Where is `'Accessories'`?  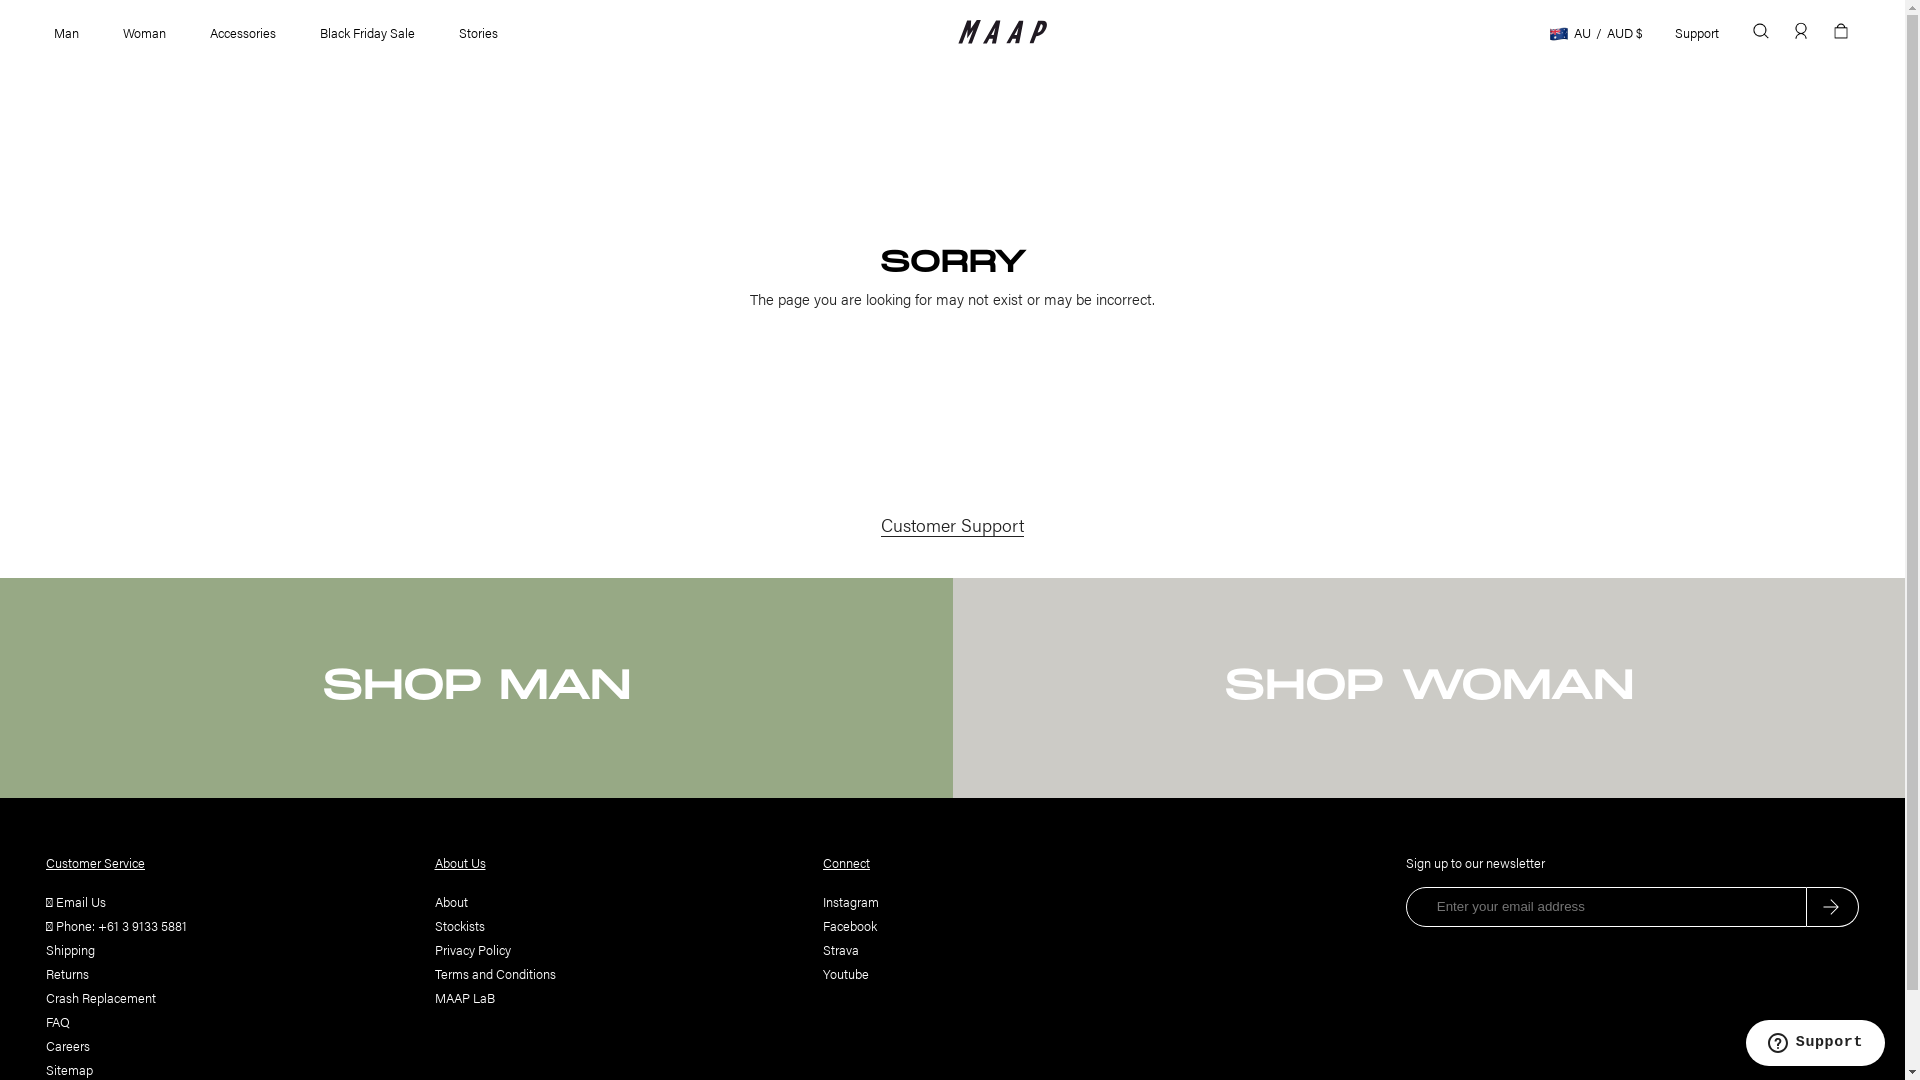 'Accessories' is located at coordinates (242, 32).